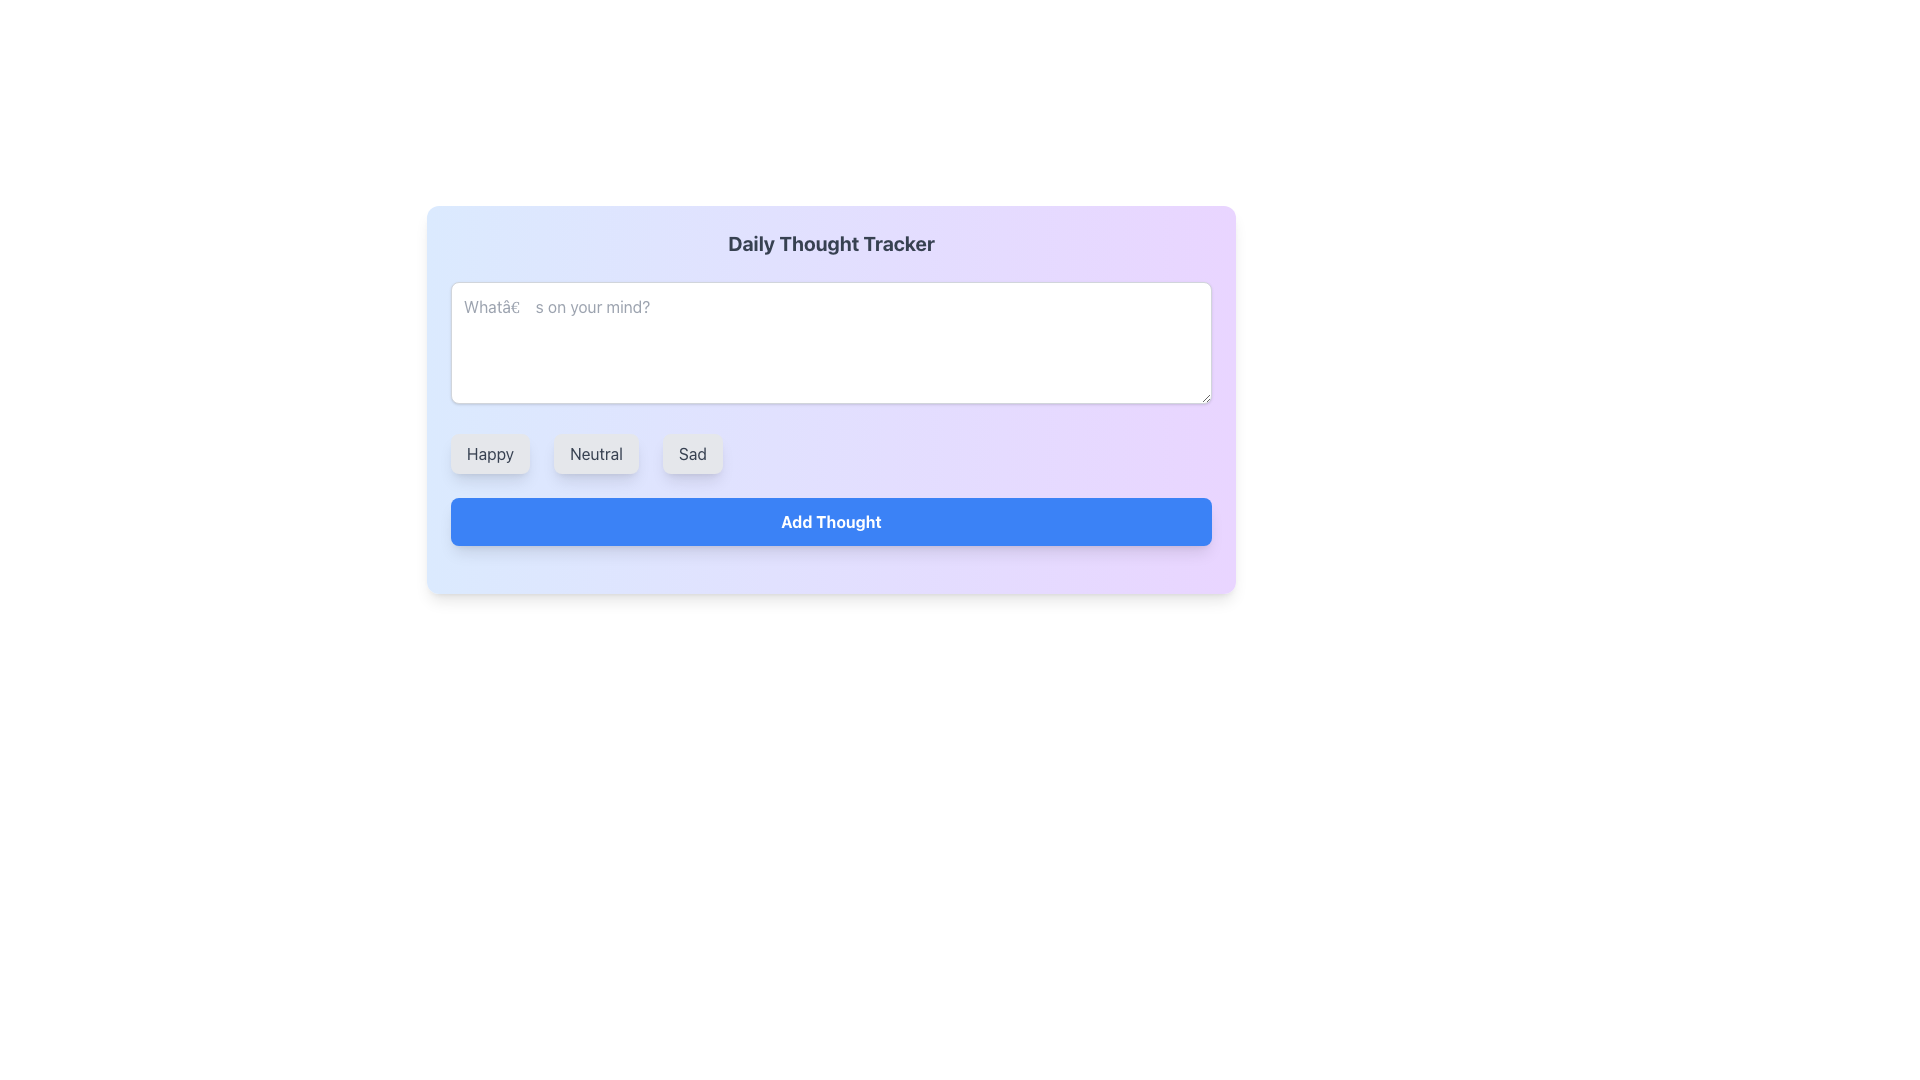 The image size is (1920, 1080). I want to click on the 'Neutral' sentiment button, which is the second button in a group of three horizontally aligned buttons, positioned between the 'Happy' button on the left and the 'Sad' button on the right, so click(595, 454).